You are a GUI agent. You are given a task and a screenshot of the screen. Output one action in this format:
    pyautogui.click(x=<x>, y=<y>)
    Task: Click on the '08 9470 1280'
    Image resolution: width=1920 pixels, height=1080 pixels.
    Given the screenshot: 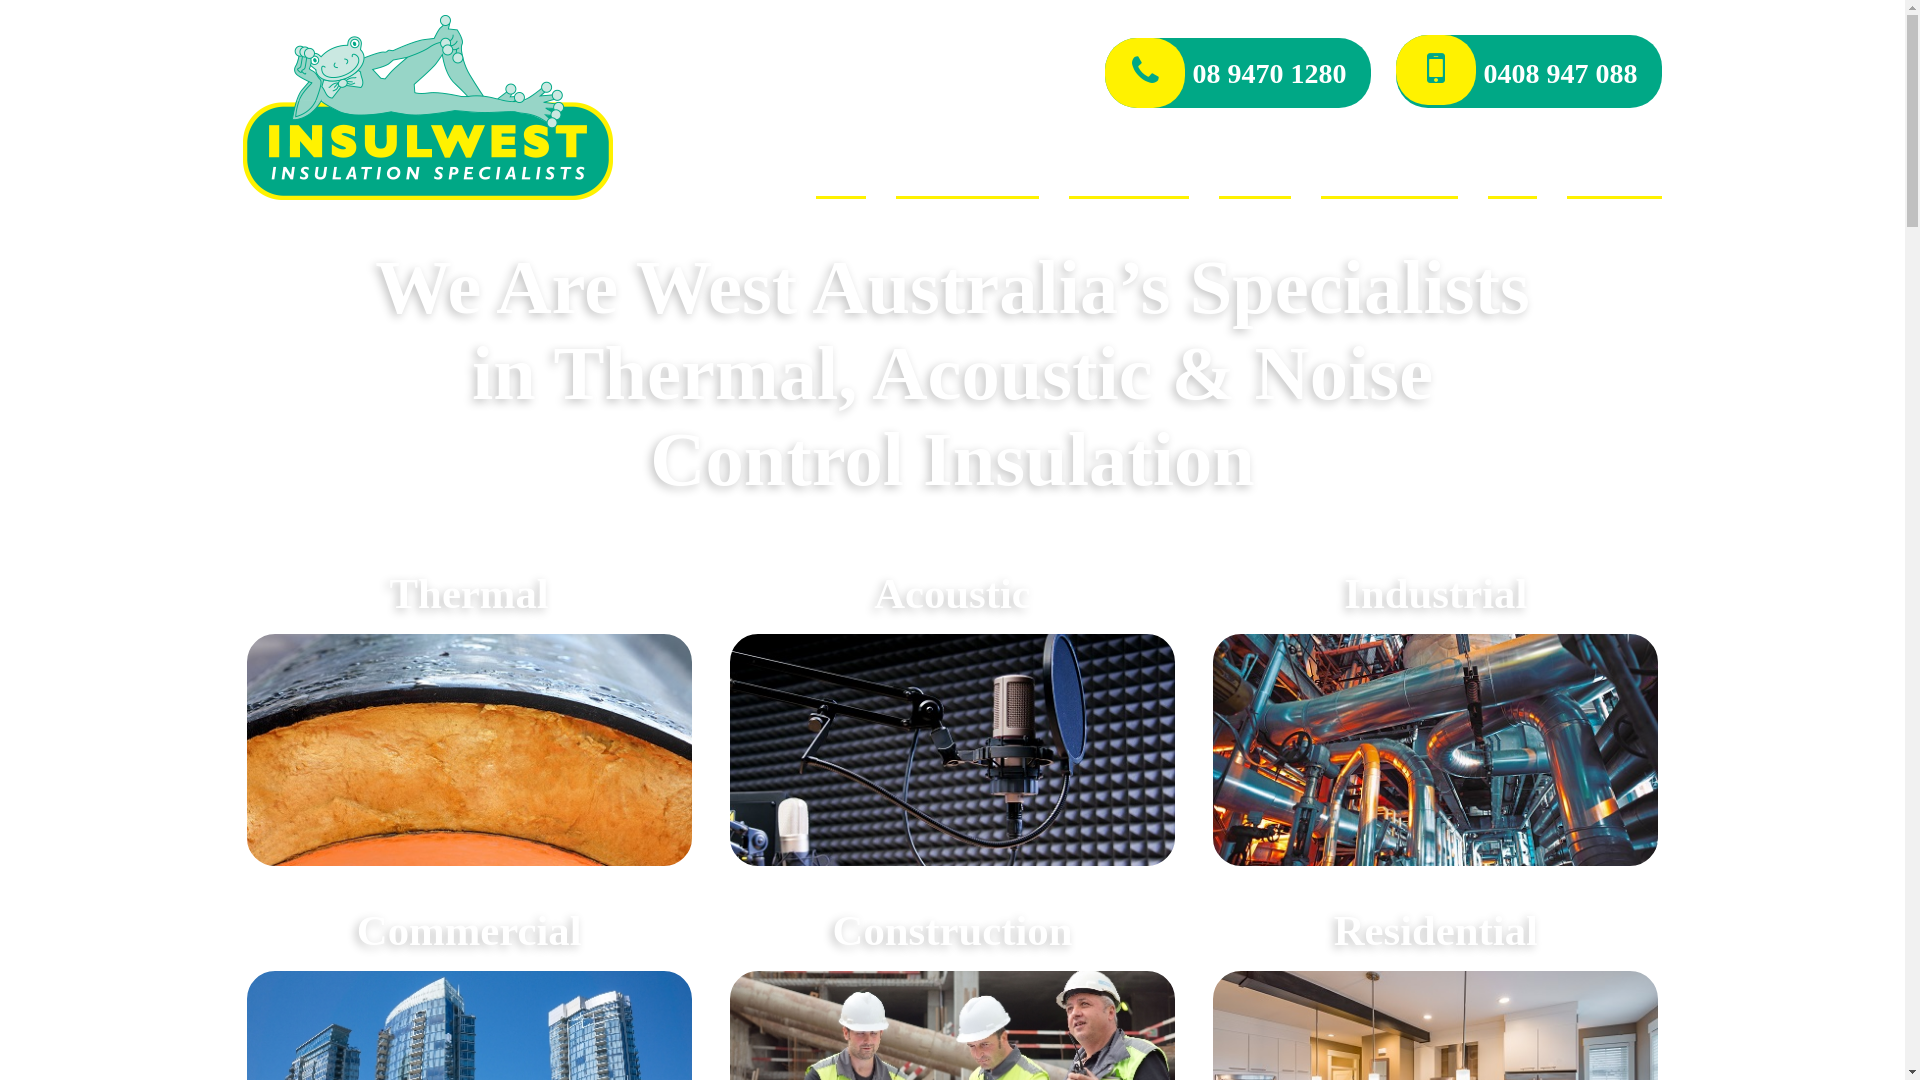 What is the action you would take?
    pyautogui.click(x=1237, y=72)
    